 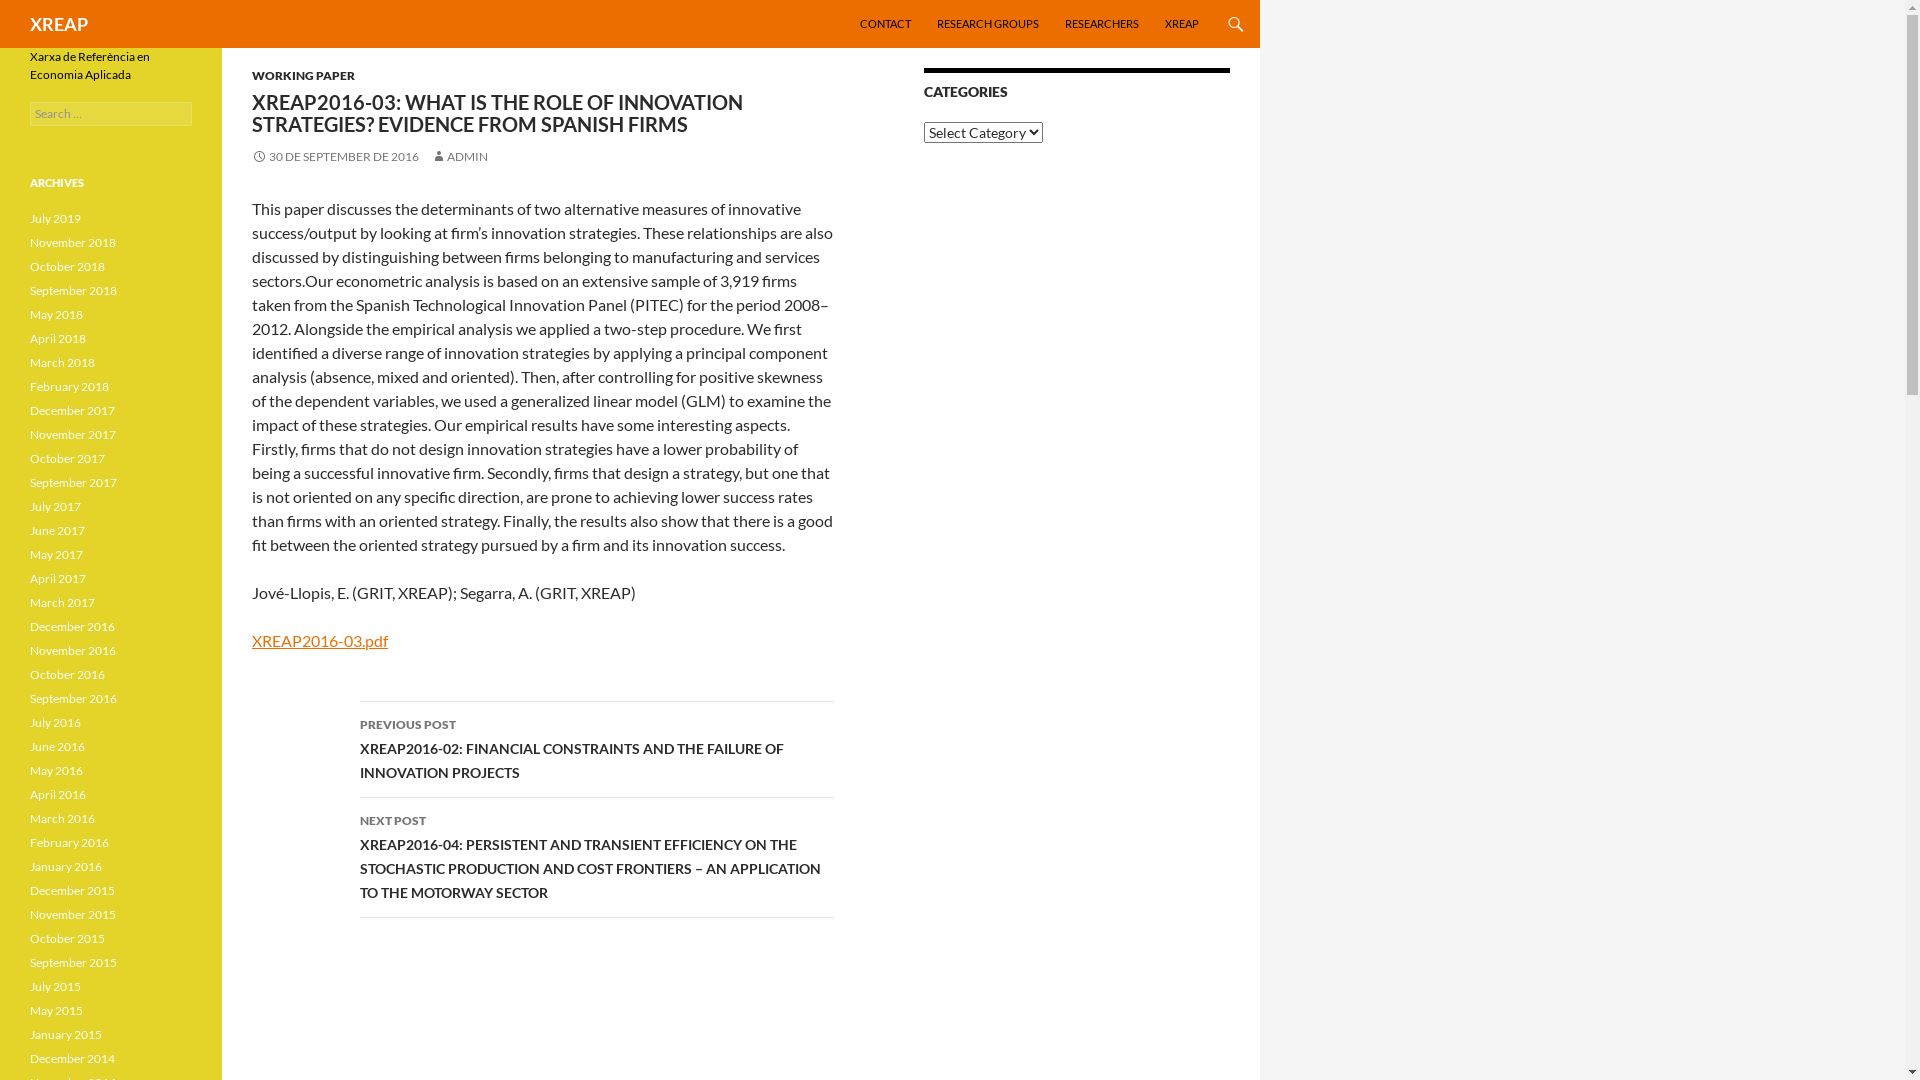 I want to click on 'March 2017', so click(x=62, y=601).